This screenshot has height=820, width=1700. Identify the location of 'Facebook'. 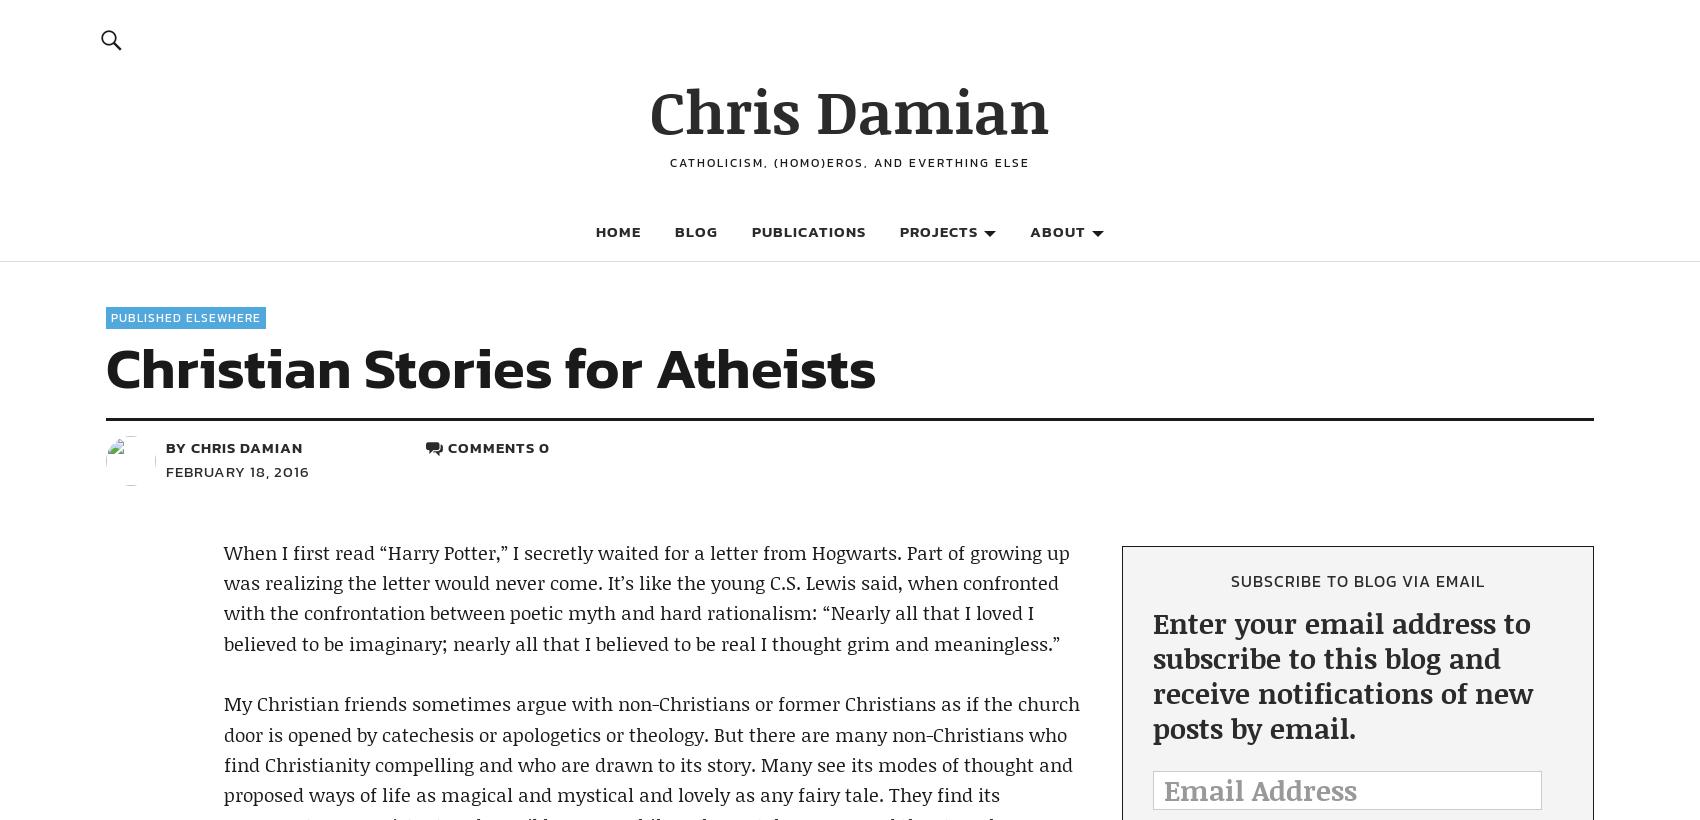
(351, 389).